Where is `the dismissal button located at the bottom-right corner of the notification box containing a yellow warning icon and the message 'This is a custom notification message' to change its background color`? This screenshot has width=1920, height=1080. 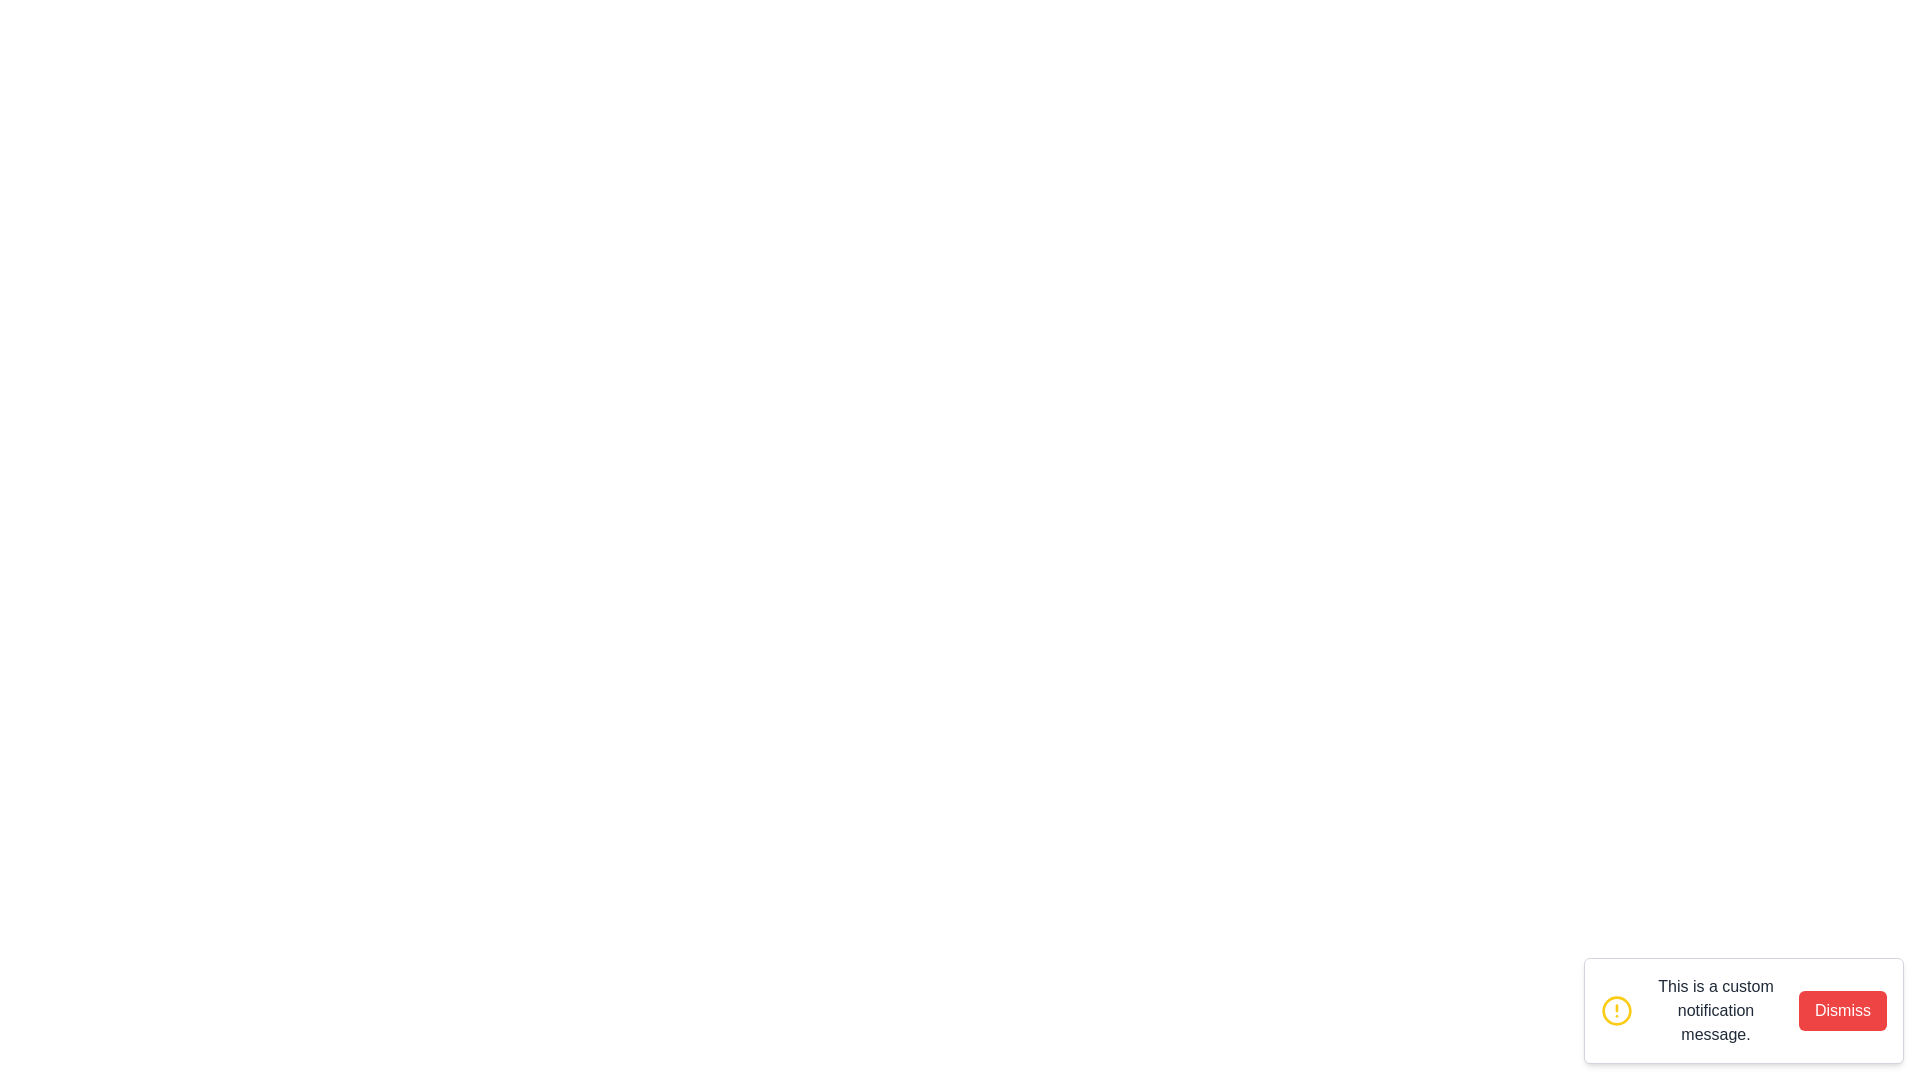
the dismissal button located at the bottom-right corner of the notification box containing a yellow warning icon and the message 'This is a custom notification message' to change its background color is located at coordinates (1842, 1010).